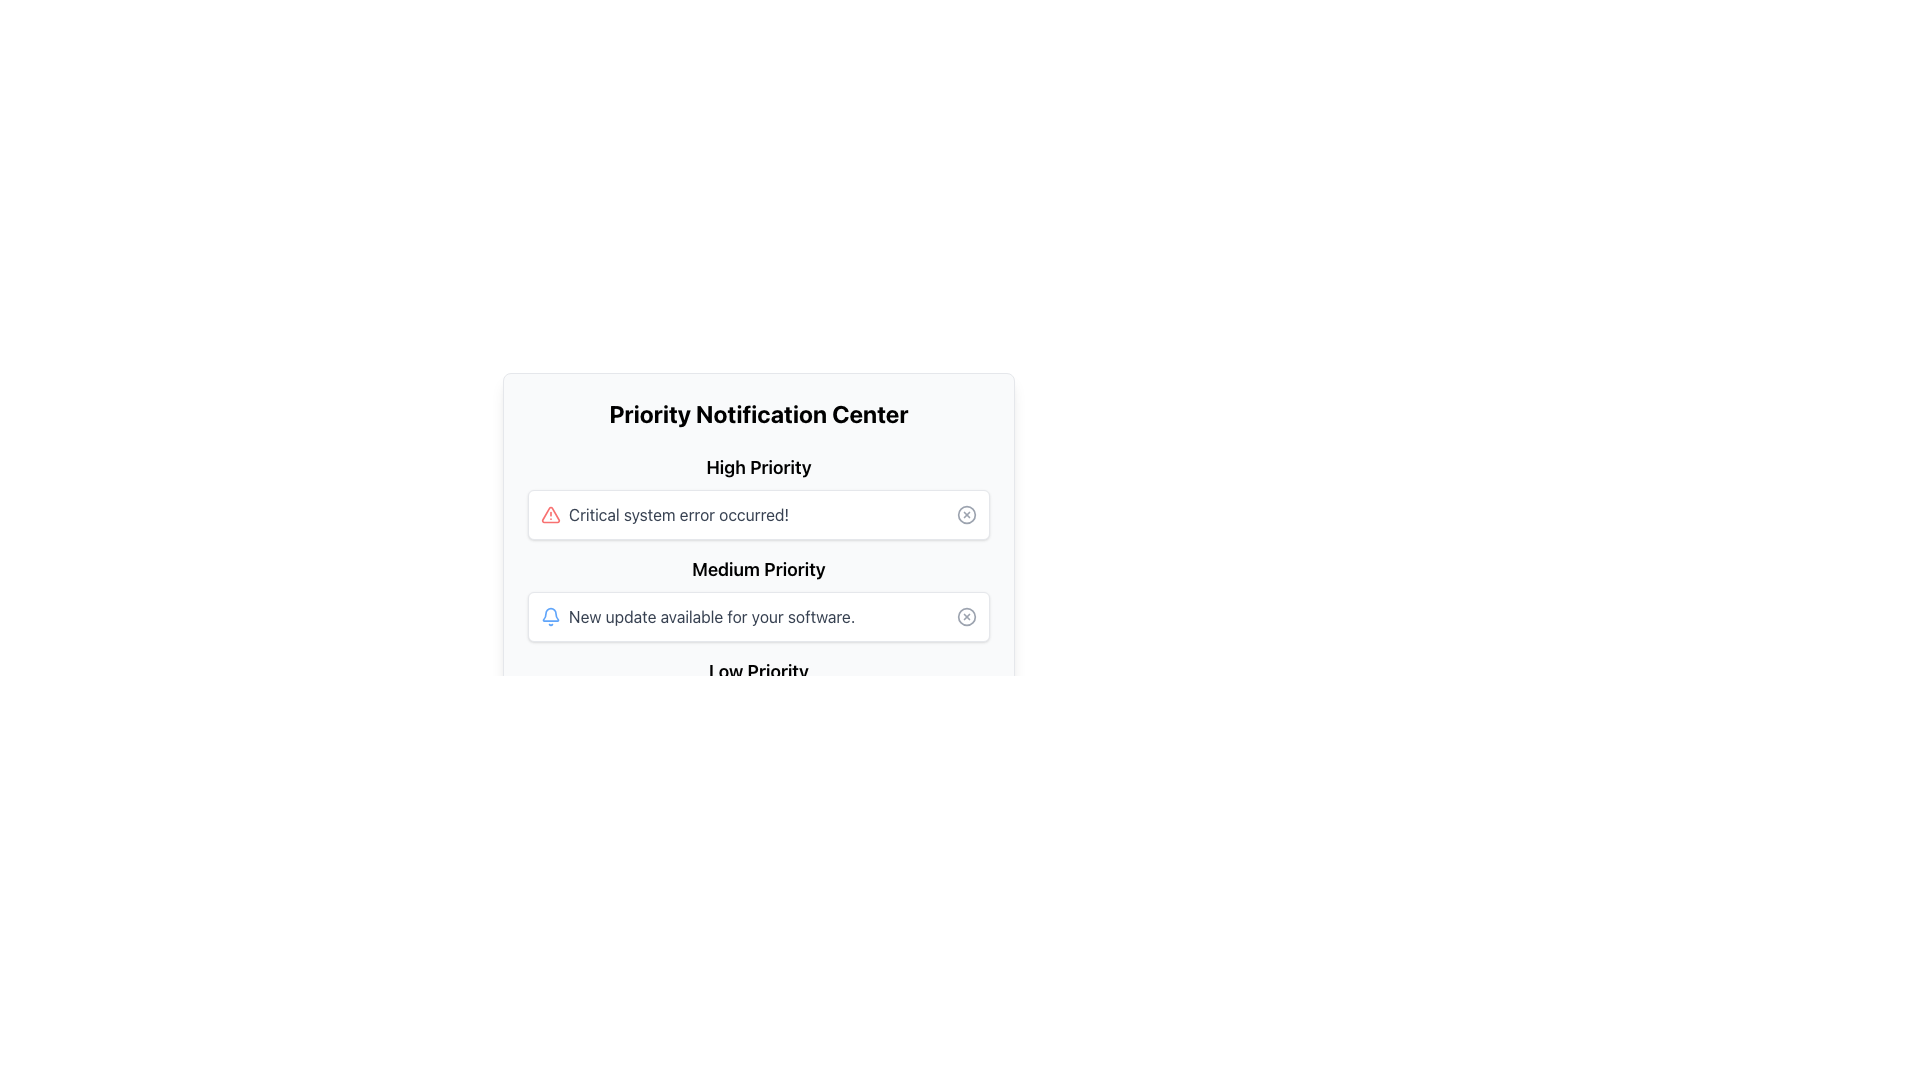 This screenshot has width=1920, height=1080. Describe the element at coordinates (757, 597) in the screenshot. I see `the medium-priority Notification Box that informs the user about a software update, located between a high priority and a low priority notification in the middle section of the notification list` at that location.